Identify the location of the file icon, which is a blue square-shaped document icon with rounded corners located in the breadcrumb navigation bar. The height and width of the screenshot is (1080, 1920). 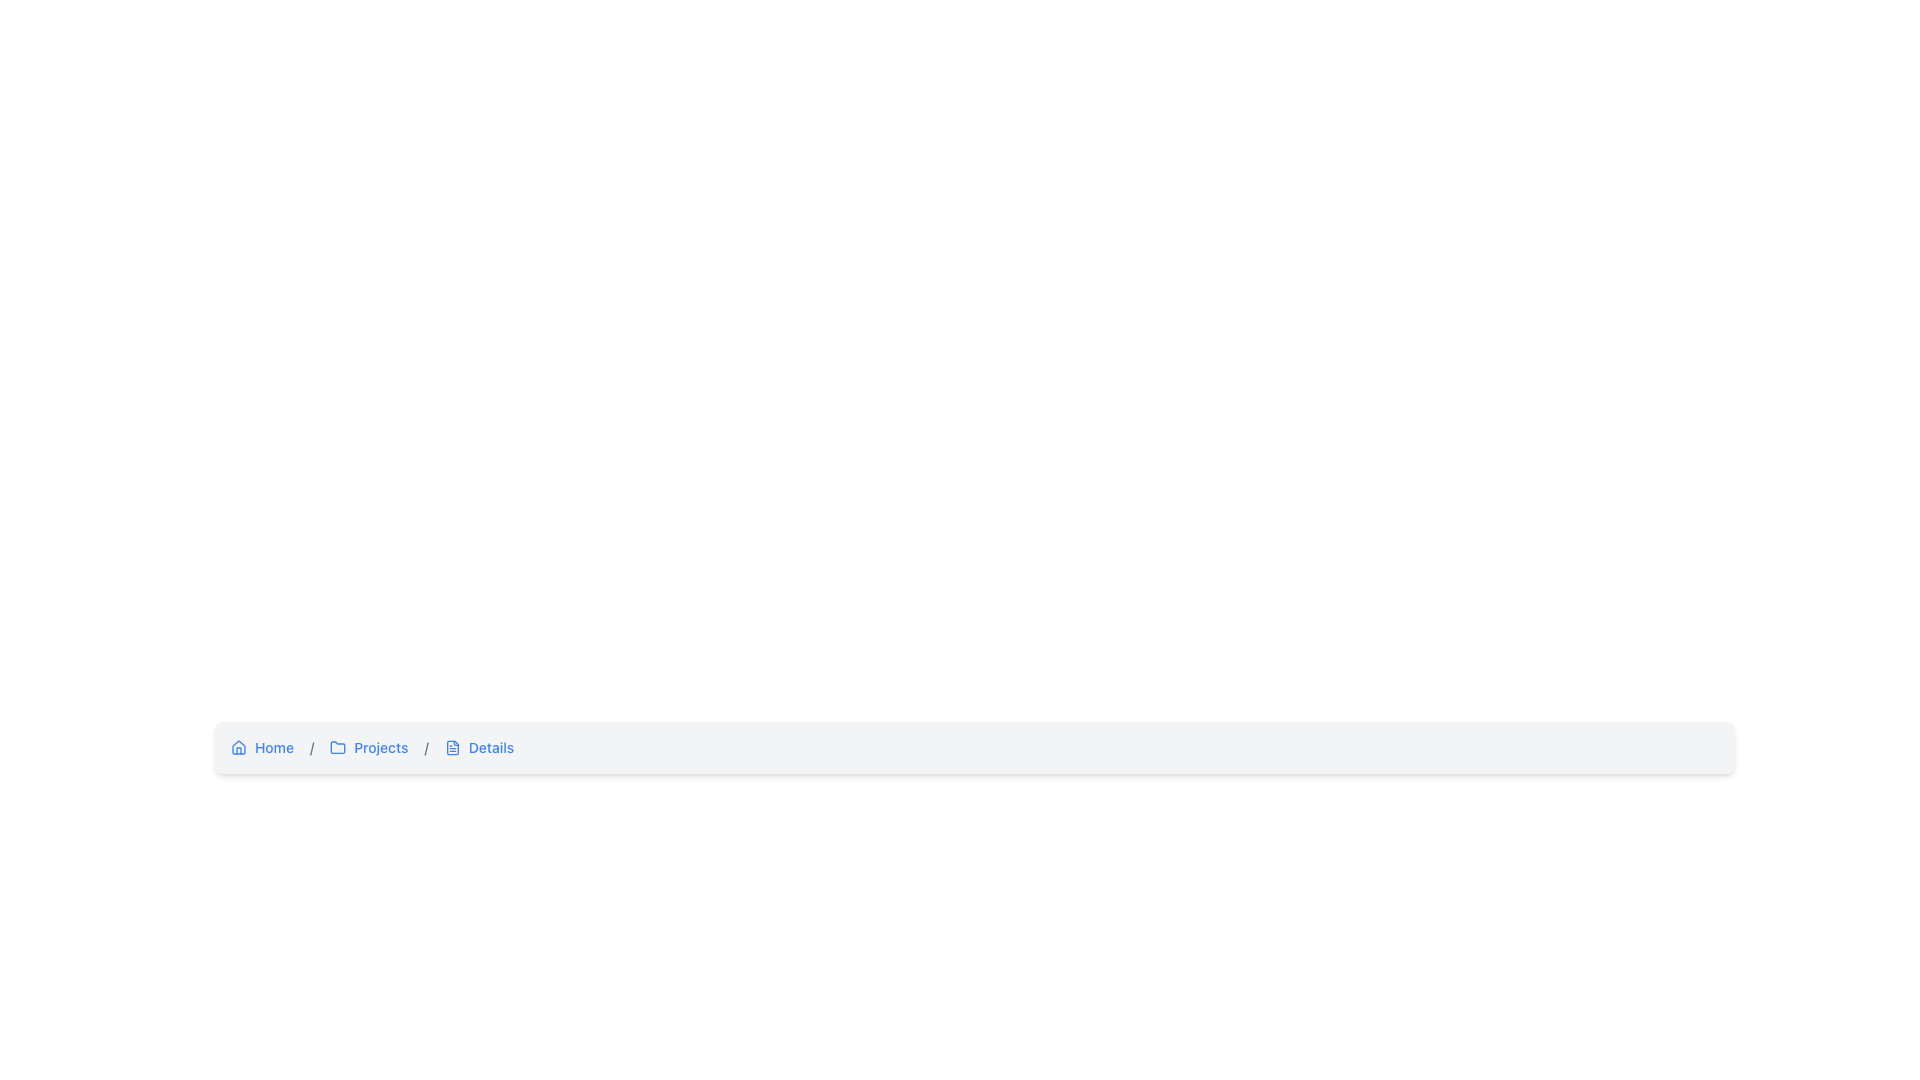
(451, 748).